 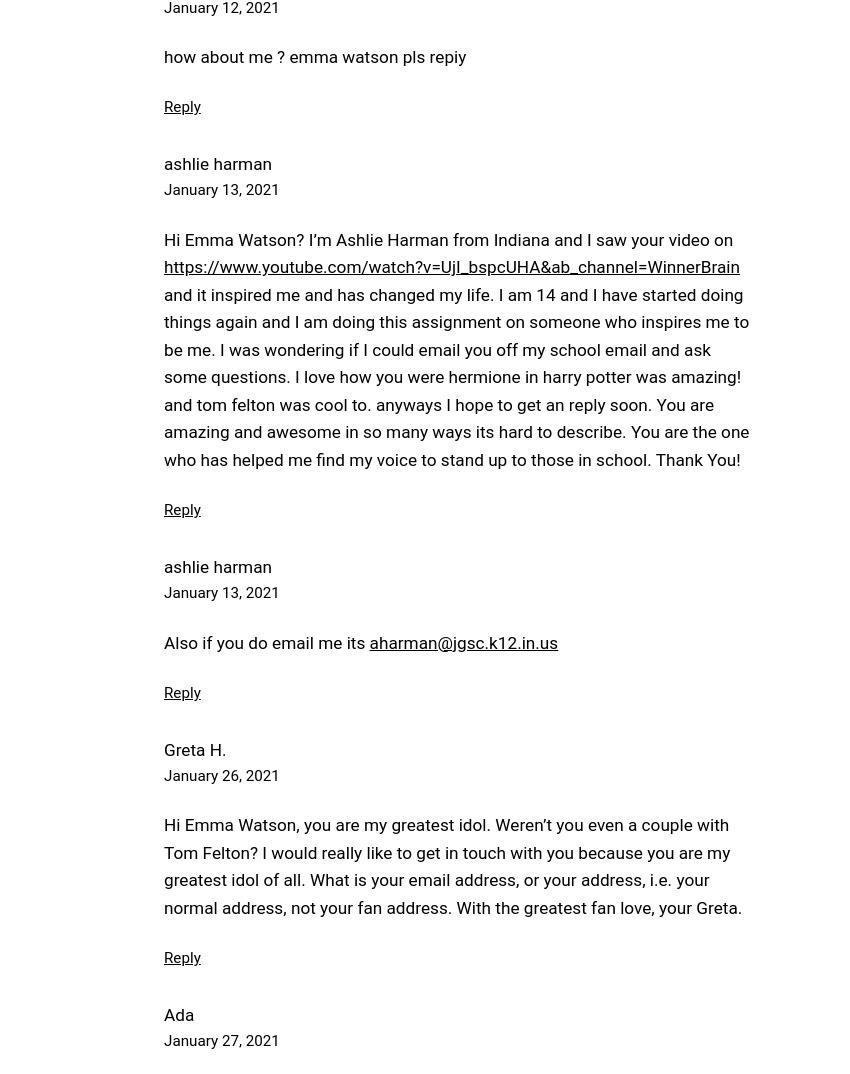 What do you see at coordinates (450, 265) in the screenshot?
I see `'https://www.youtube.com/watch?v=UjI_bspcUHA&ab_channel=WinnerBrain'` at bounding box center [450, 265].